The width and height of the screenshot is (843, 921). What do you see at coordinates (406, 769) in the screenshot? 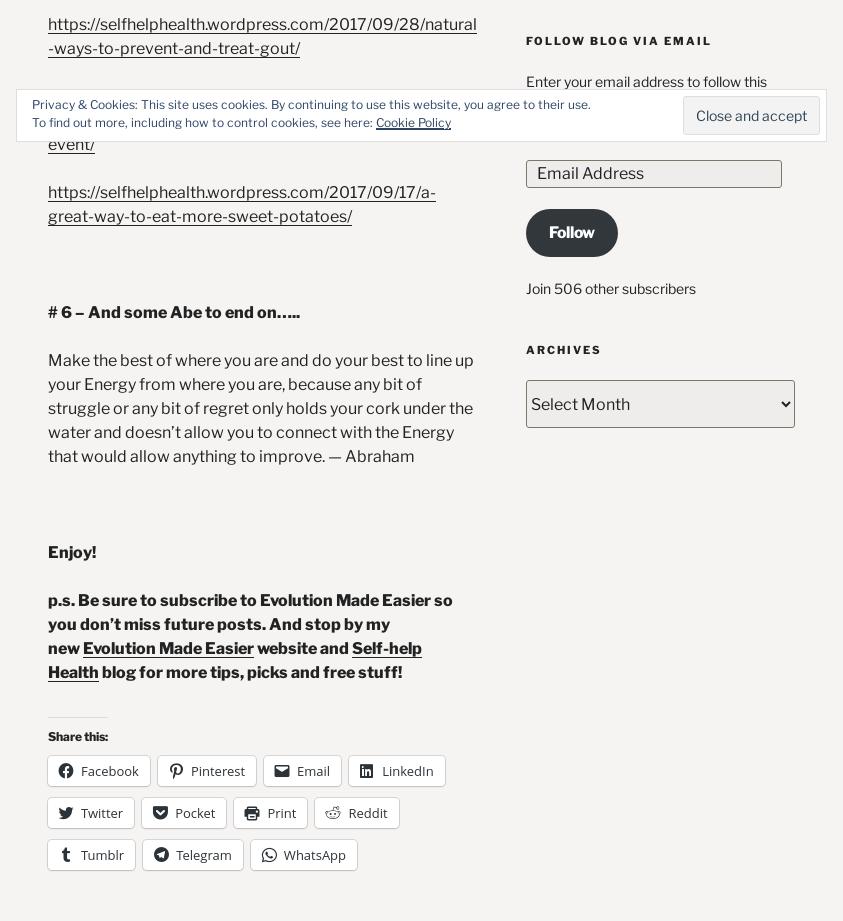
I see `'LinkedIn'` at bounding box center [406, 769].